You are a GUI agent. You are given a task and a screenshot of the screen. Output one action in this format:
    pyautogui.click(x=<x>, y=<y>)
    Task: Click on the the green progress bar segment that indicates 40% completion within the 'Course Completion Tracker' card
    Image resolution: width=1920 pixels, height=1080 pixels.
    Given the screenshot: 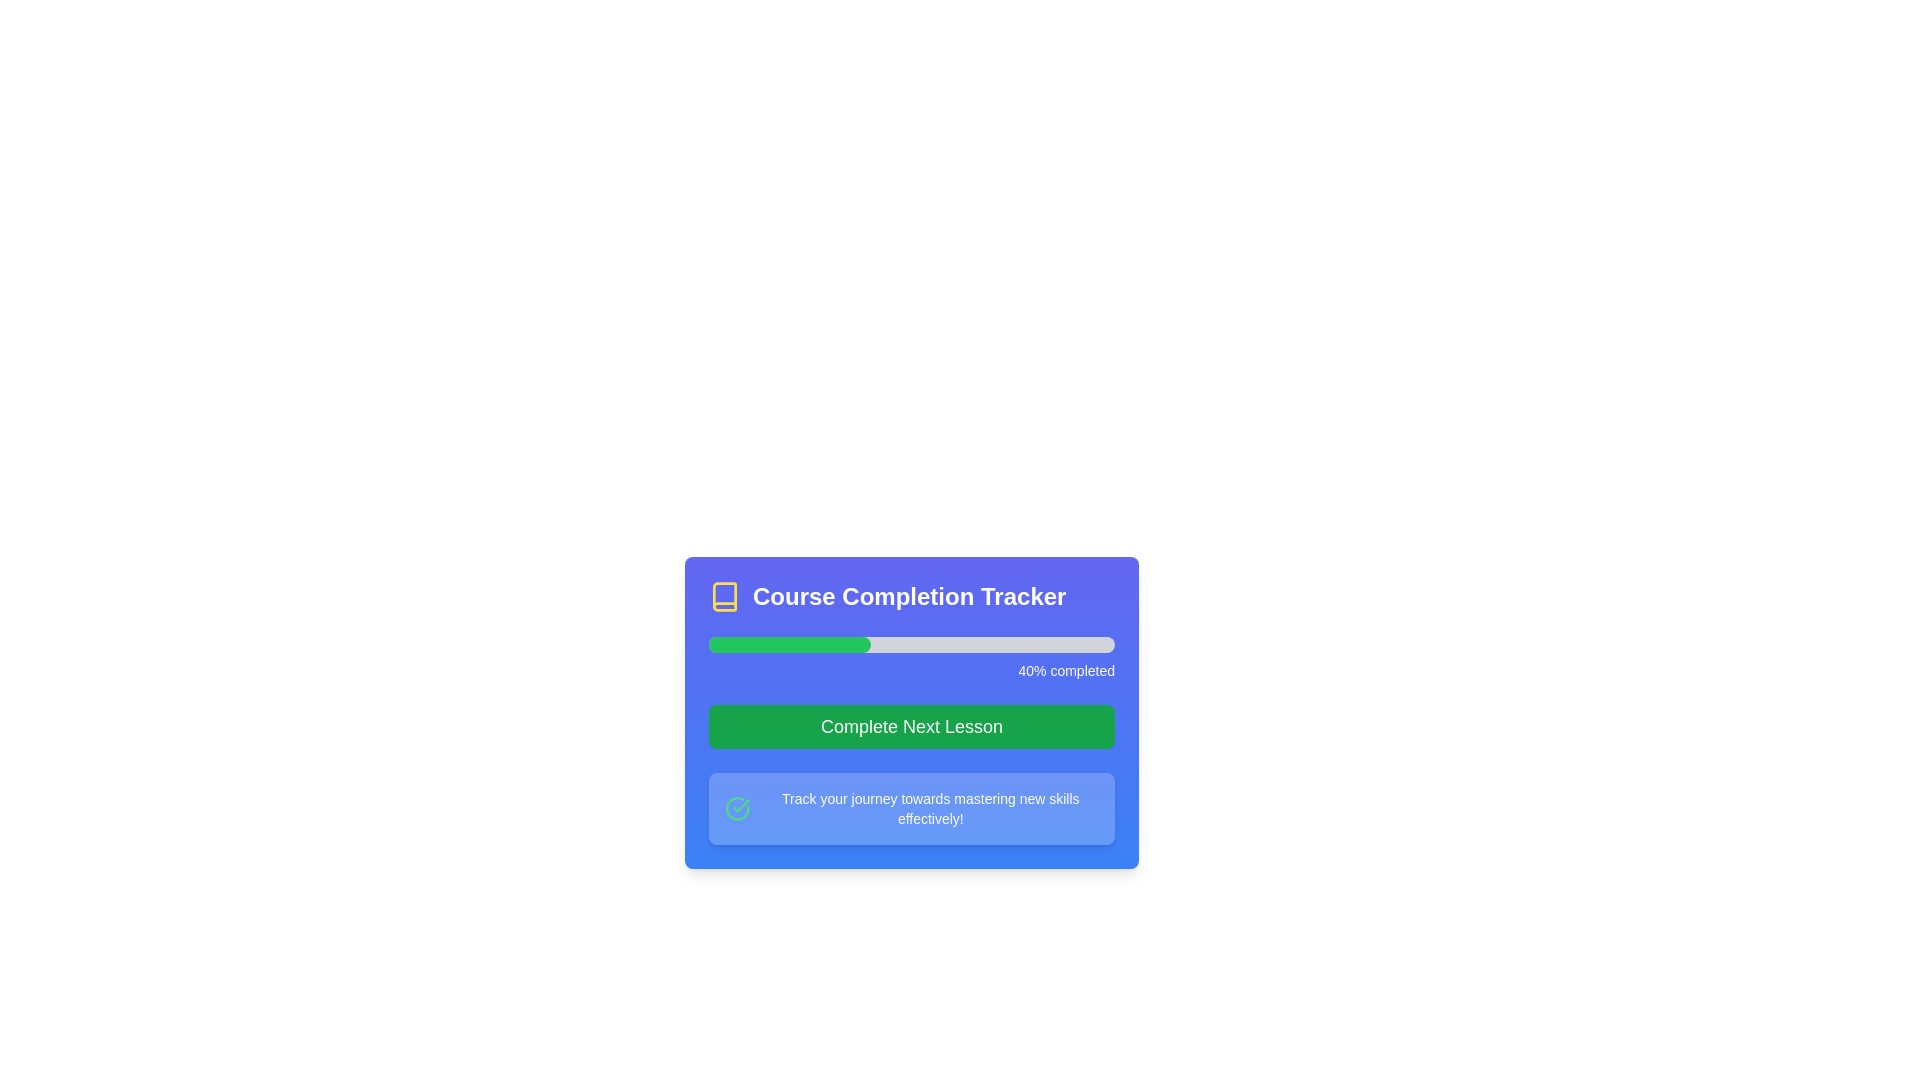 What is the action you would take?
    pyautogui.click(x=789, y=644)
    